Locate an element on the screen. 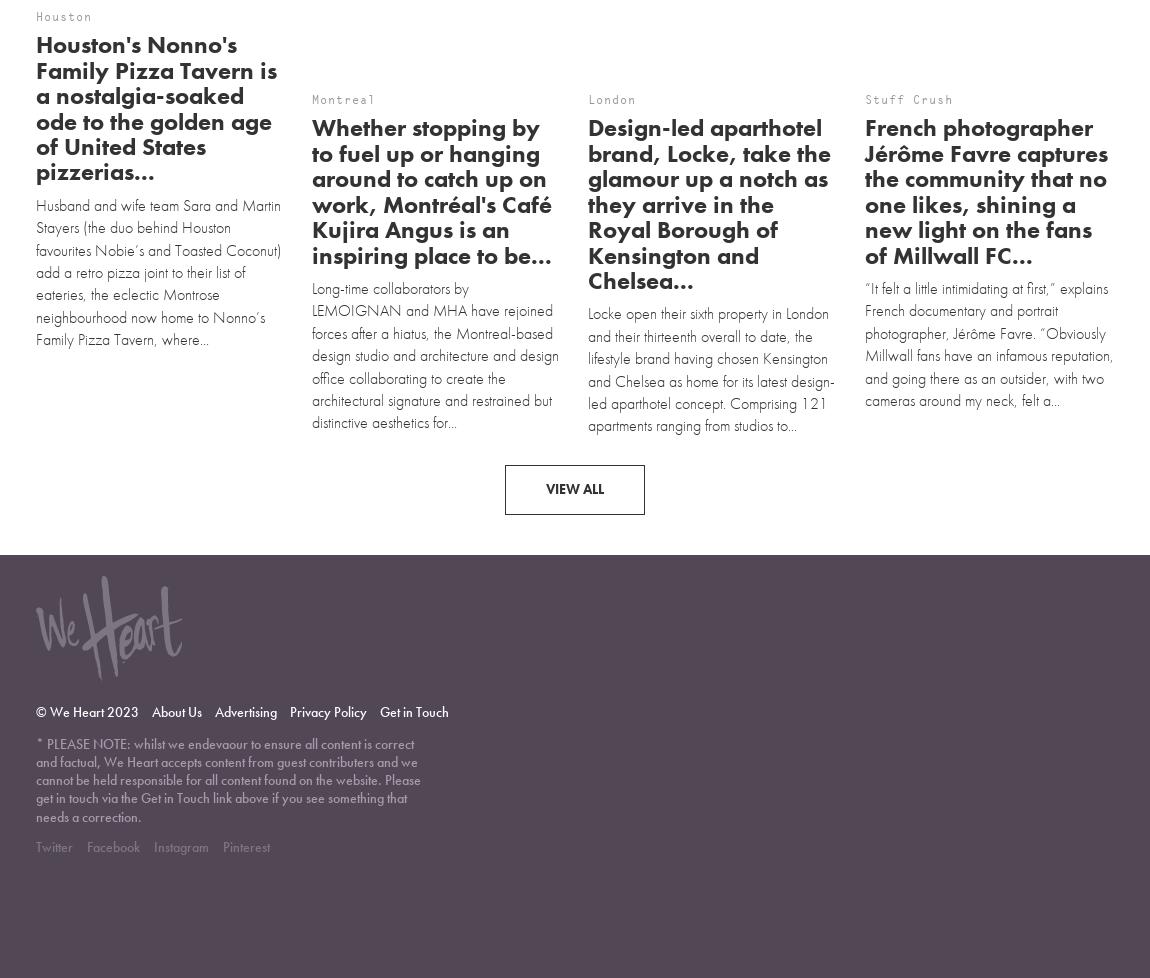  '© We Heart 2023' is located at coordinates (88, 628).